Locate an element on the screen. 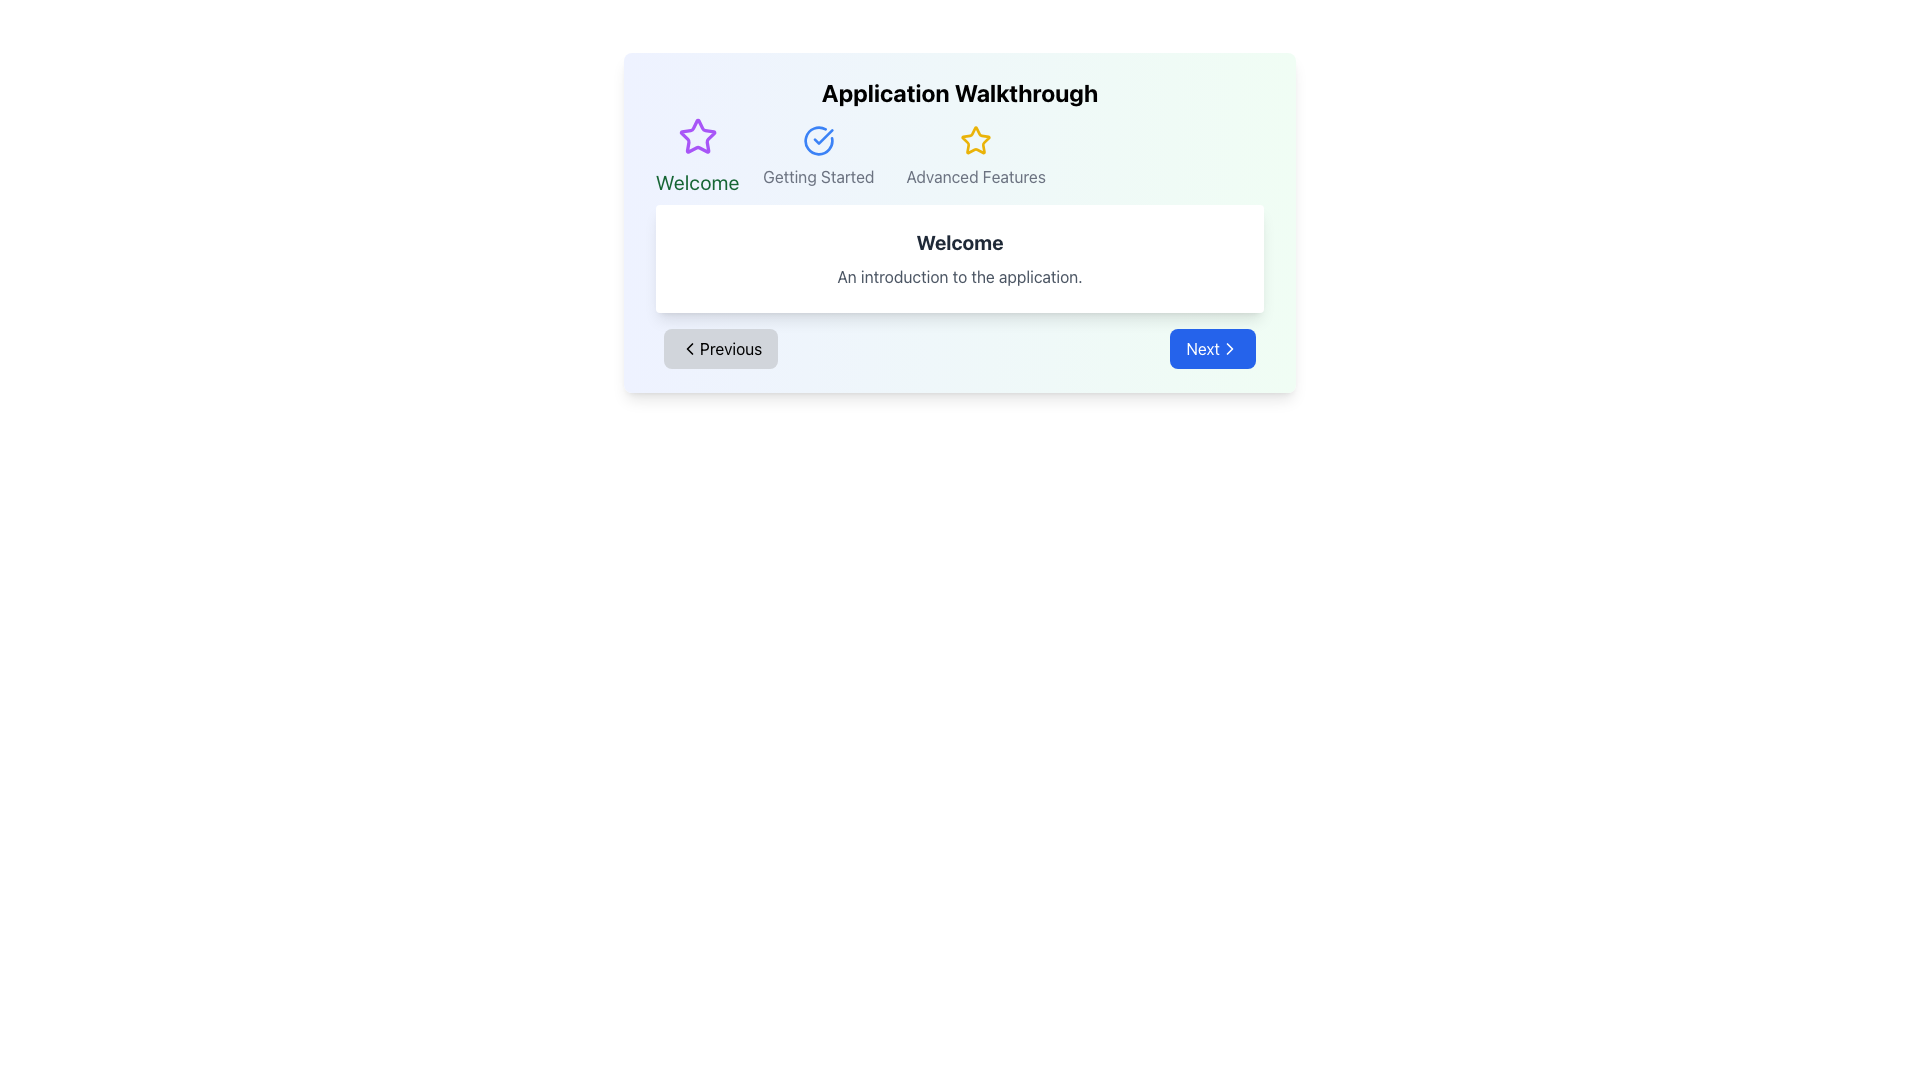 The height and width of the screenshot is (1080, 1920). the gray 'Previous' button on the Horizontal Navigation Control is located at coordinates (960, 347).